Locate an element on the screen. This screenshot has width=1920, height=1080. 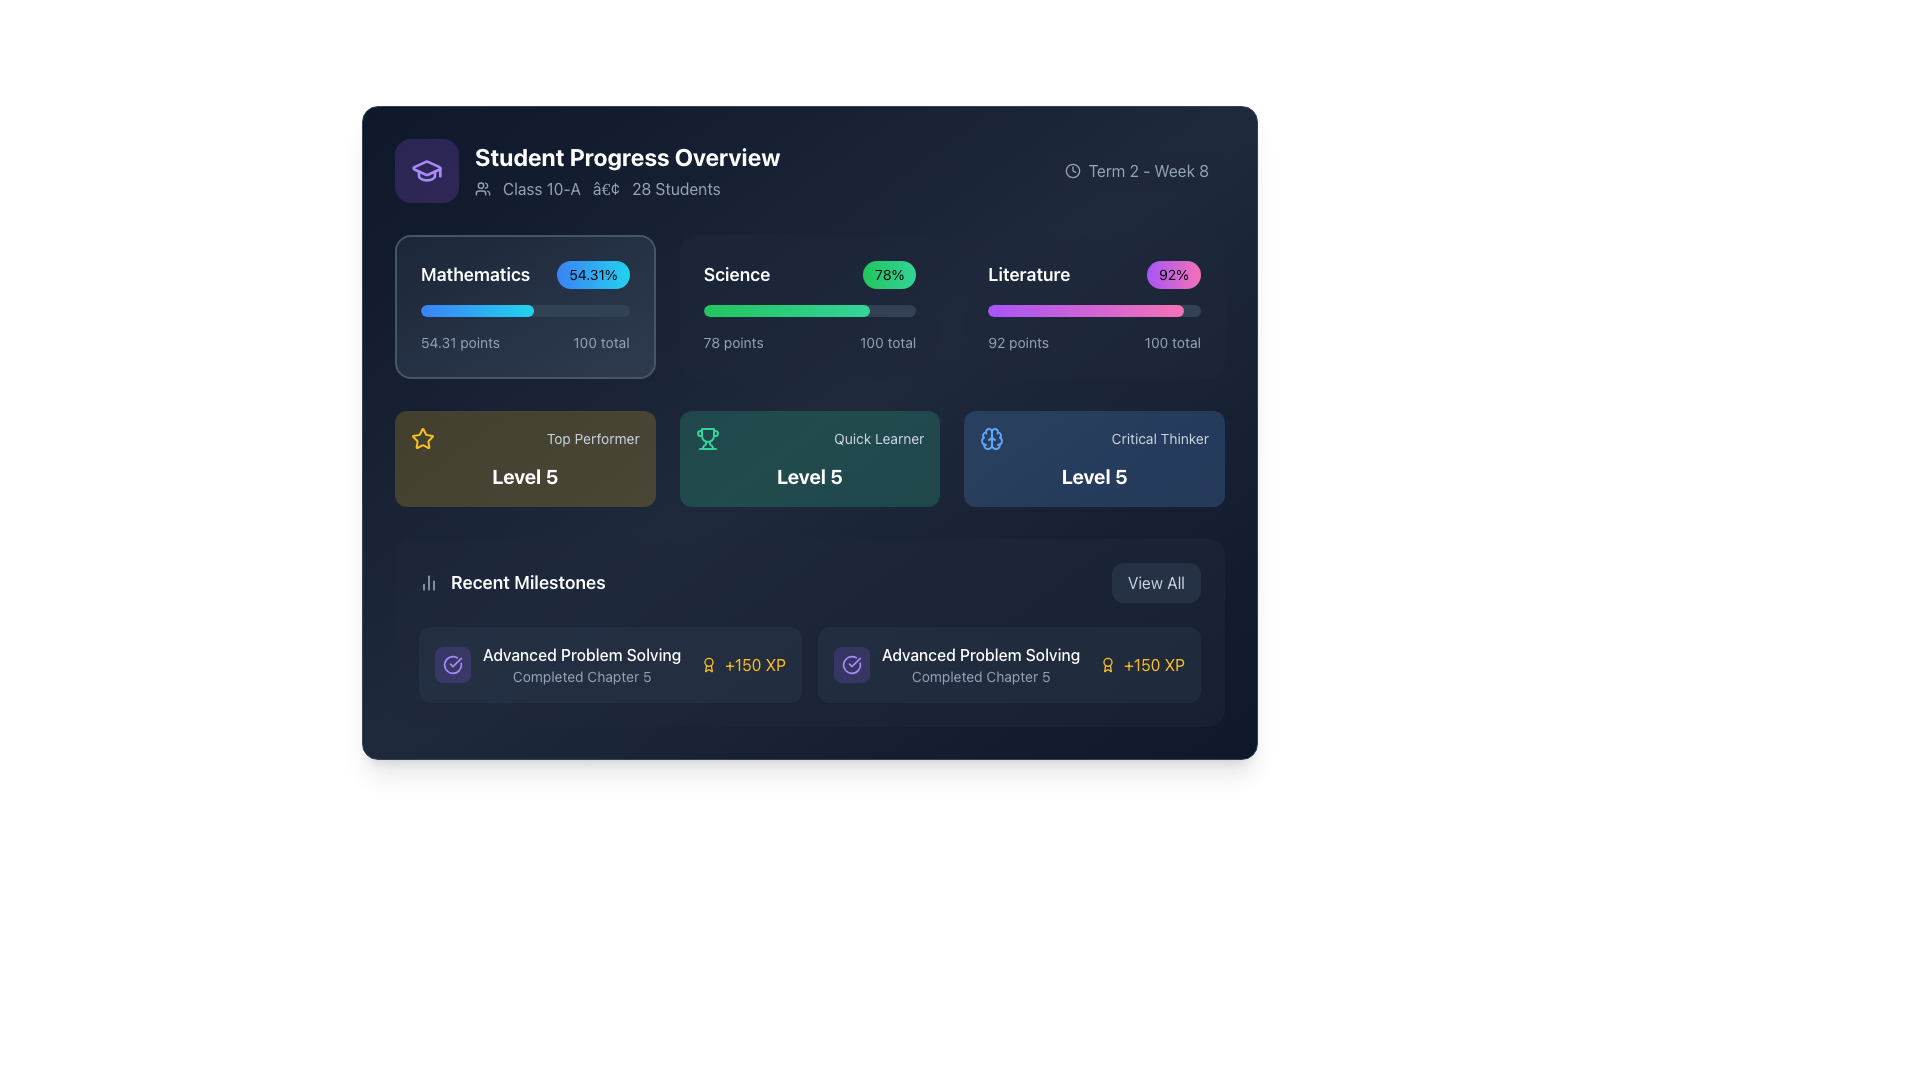
the informational Text label indicating the total value for the 'Mathematics' category, located at the bottom right corner of the 'Mathematics' section adjacent to '54.31 points' is located at coordinates (600, 342).